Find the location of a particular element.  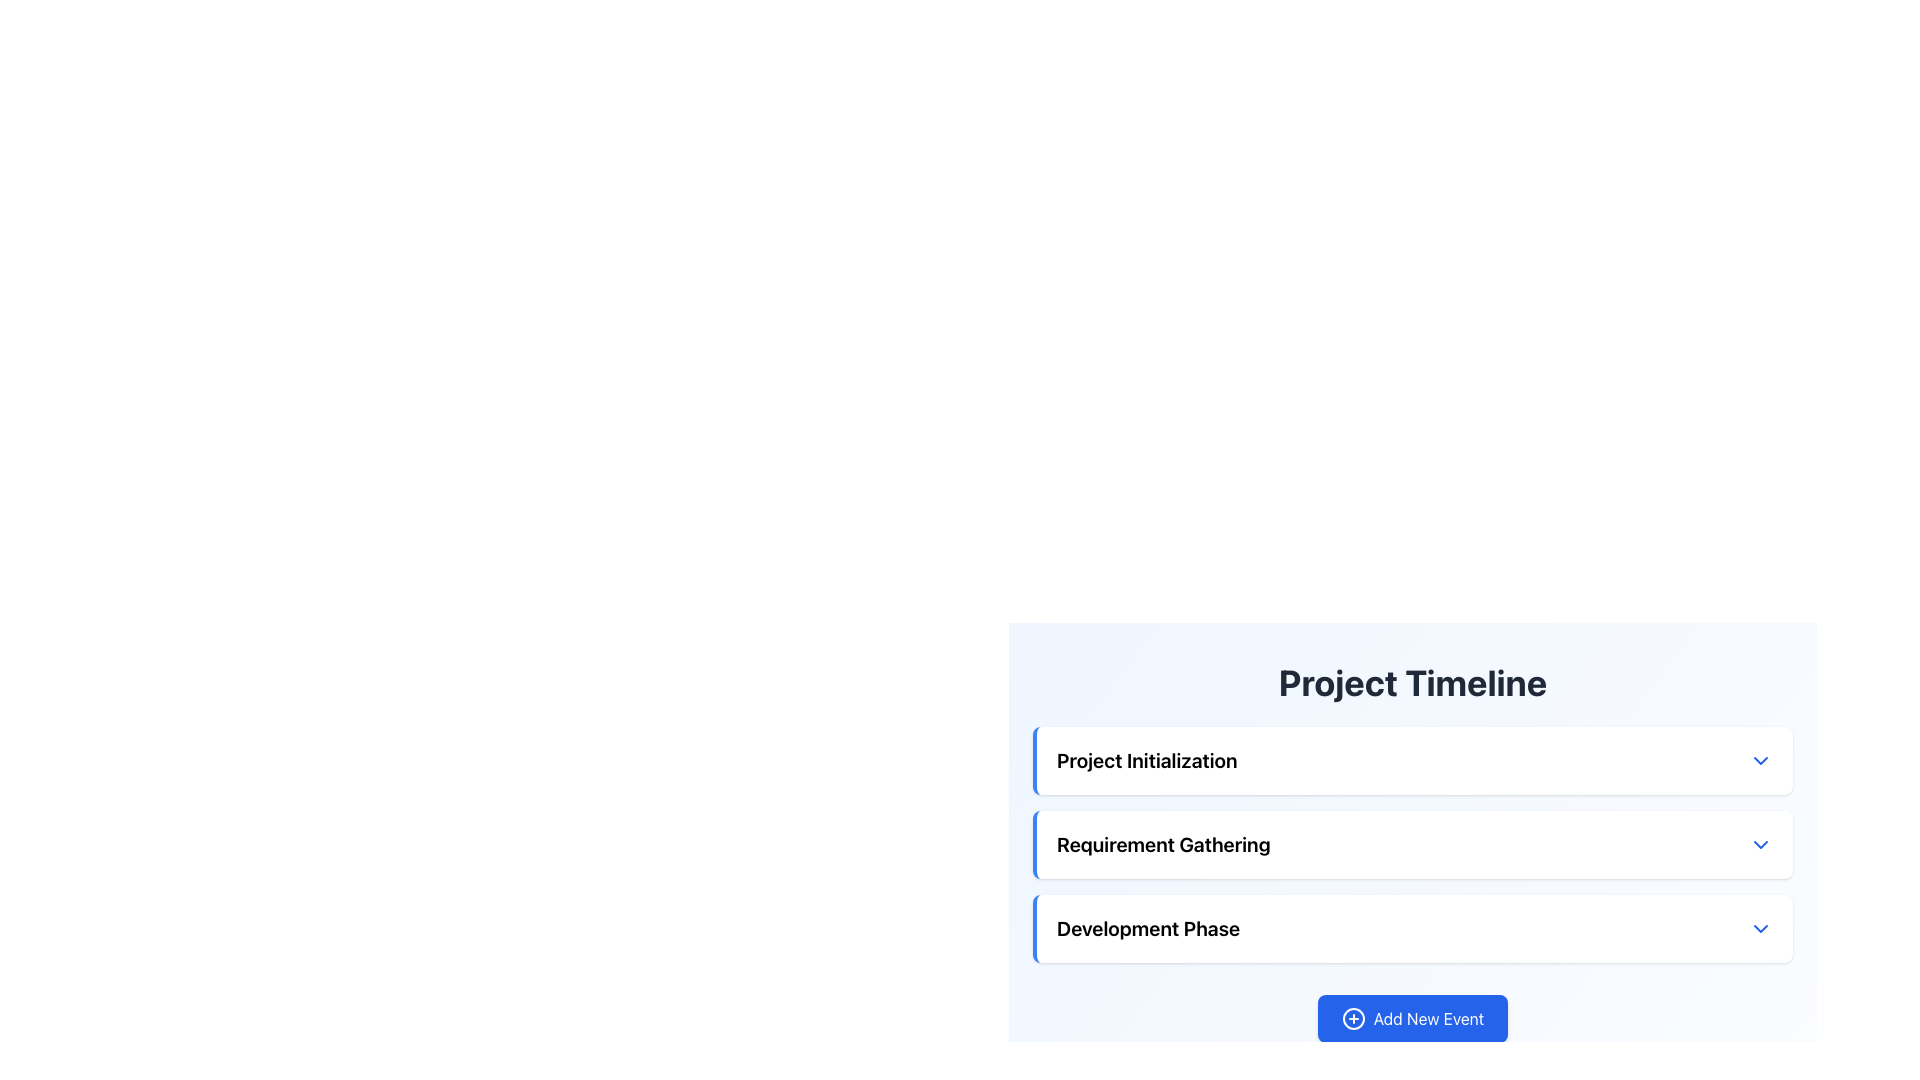

the Dropdown toggle button for the 'Requirement Gathering' section to change its color is located at coordinates (1761, 844).